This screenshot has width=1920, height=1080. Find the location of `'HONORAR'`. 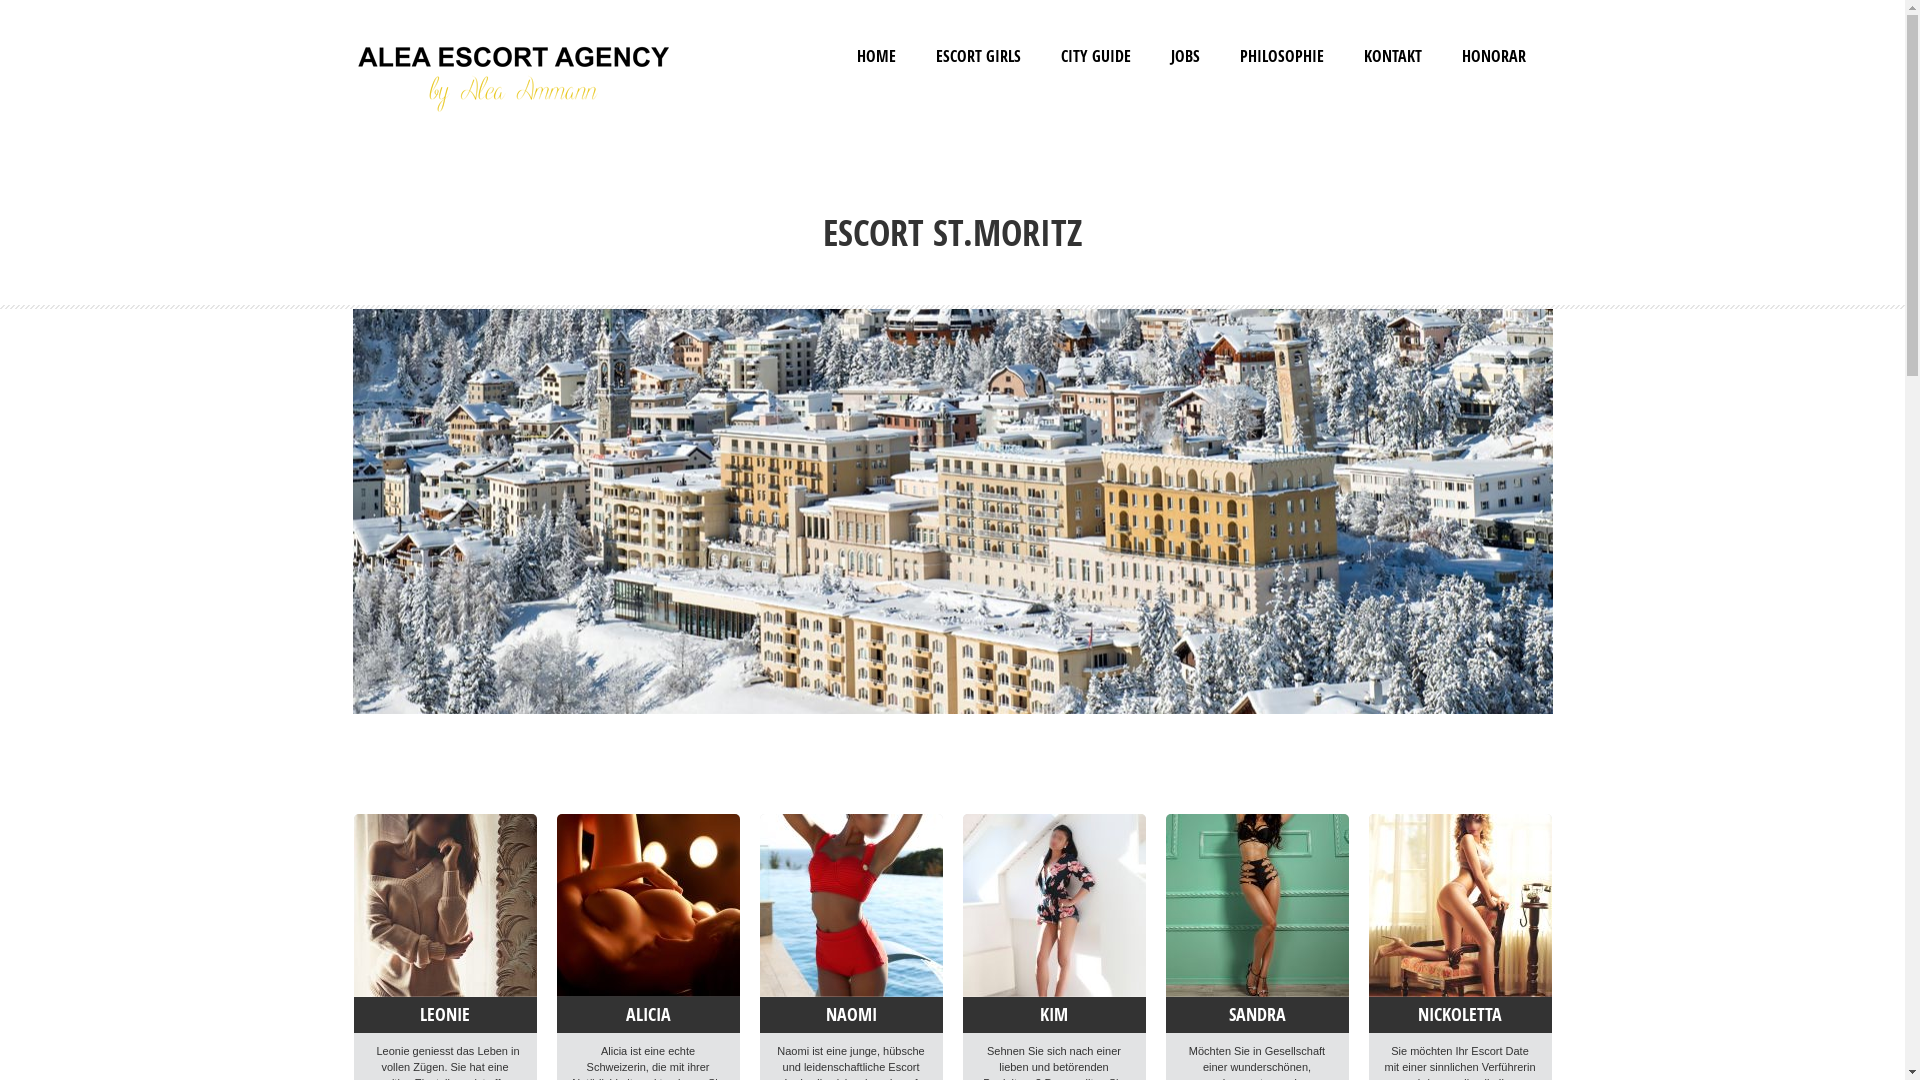

'HONORAR' is located at coordinates (1462, 55).